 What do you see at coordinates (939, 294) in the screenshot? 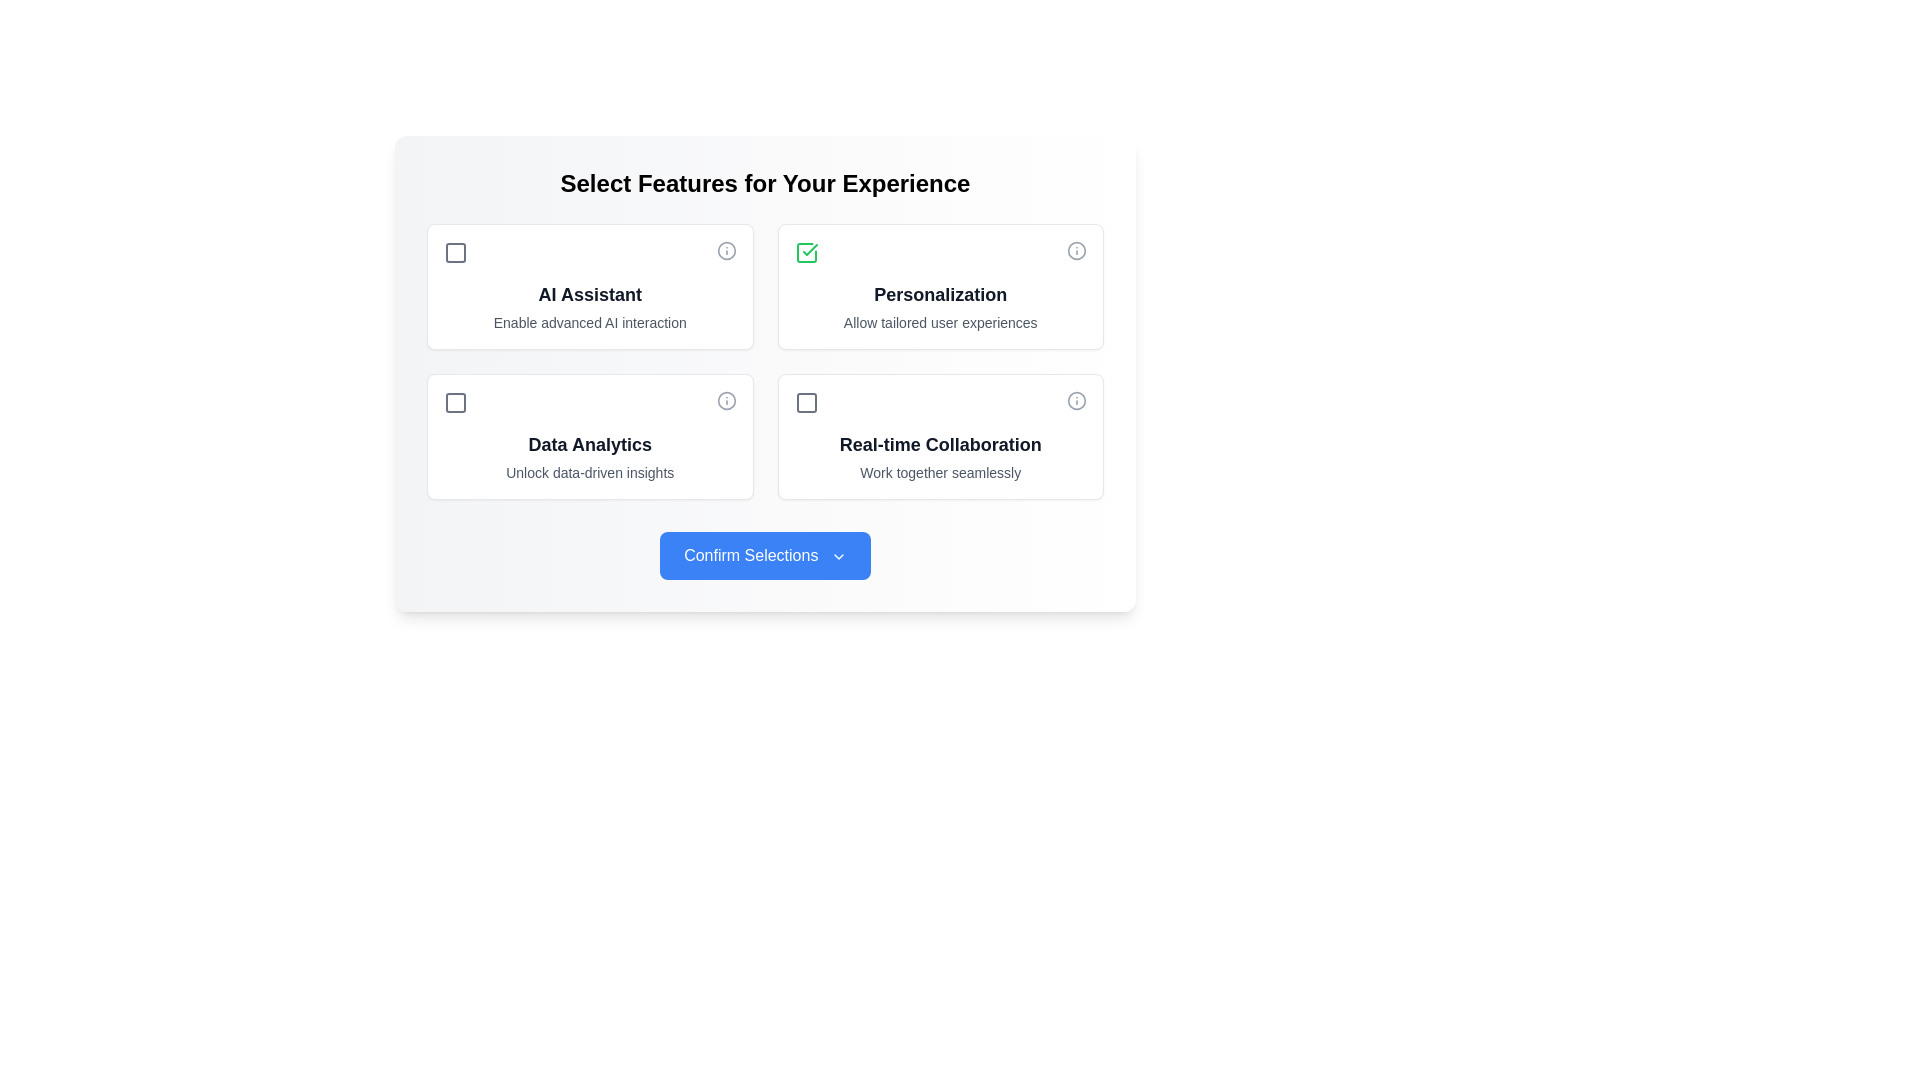
I see `the Header text for the 'Personalization' feature card, located in the top-right section of the feature selection grid` at bounding box center [939, 294].